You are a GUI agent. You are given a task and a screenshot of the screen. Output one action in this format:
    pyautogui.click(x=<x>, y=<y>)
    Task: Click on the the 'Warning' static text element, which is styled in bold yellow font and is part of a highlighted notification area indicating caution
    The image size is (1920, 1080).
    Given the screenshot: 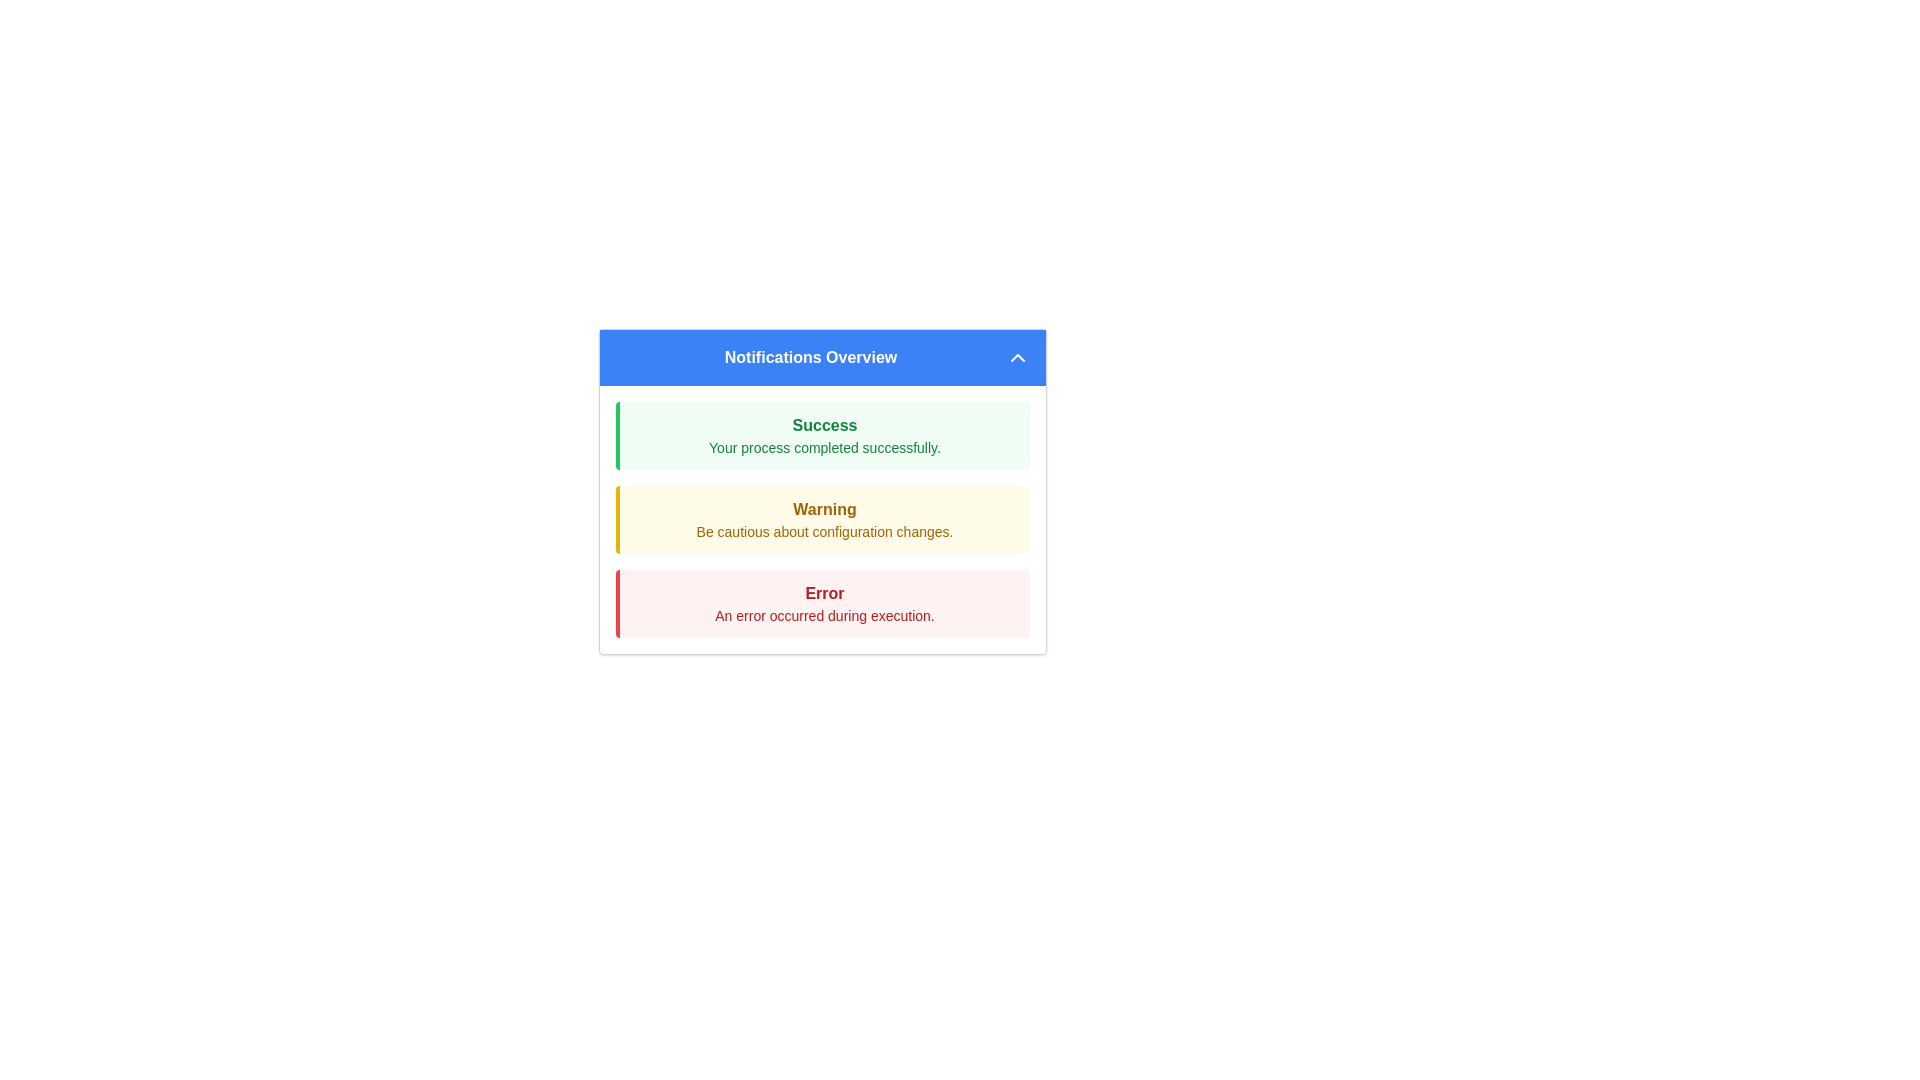 What is the action you would take?
    pyautogui.click(x=825, y=508)
    